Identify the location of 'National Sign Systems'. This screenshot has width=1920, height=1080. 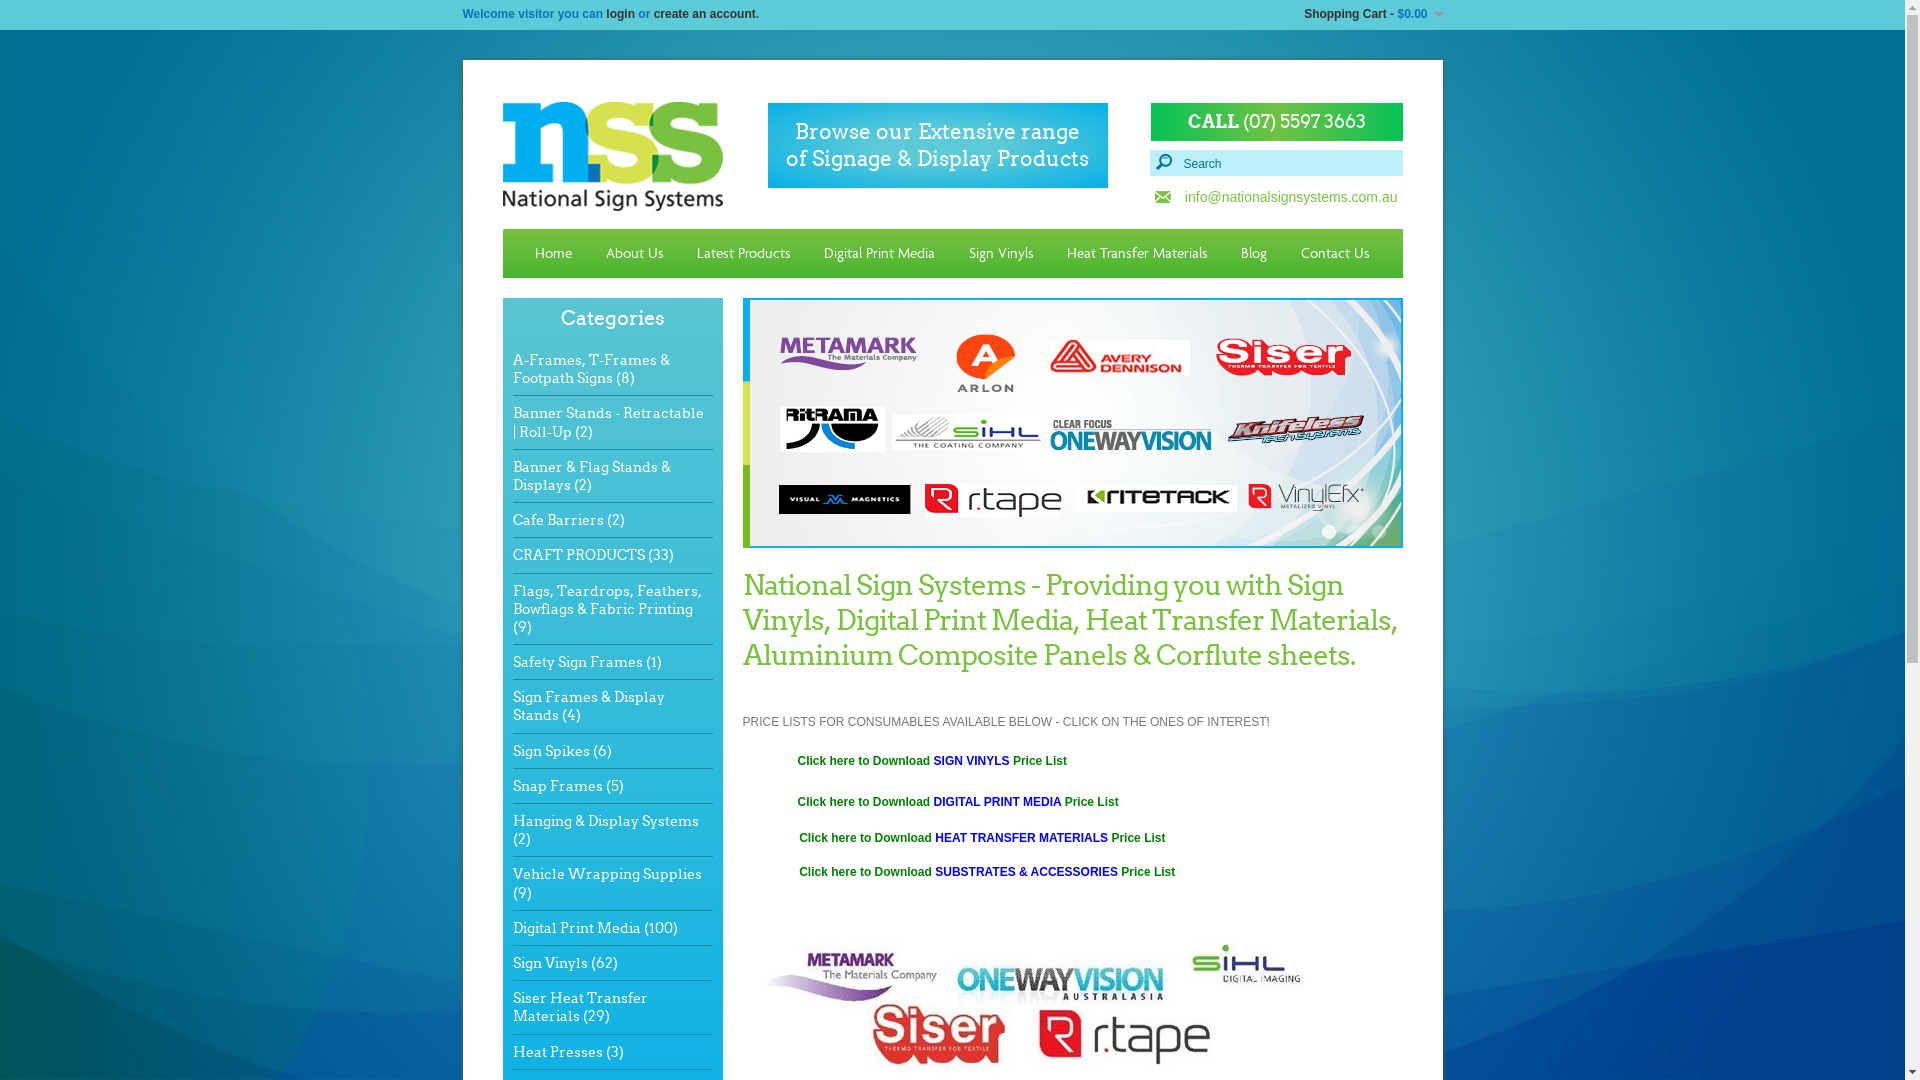
(502, 152).